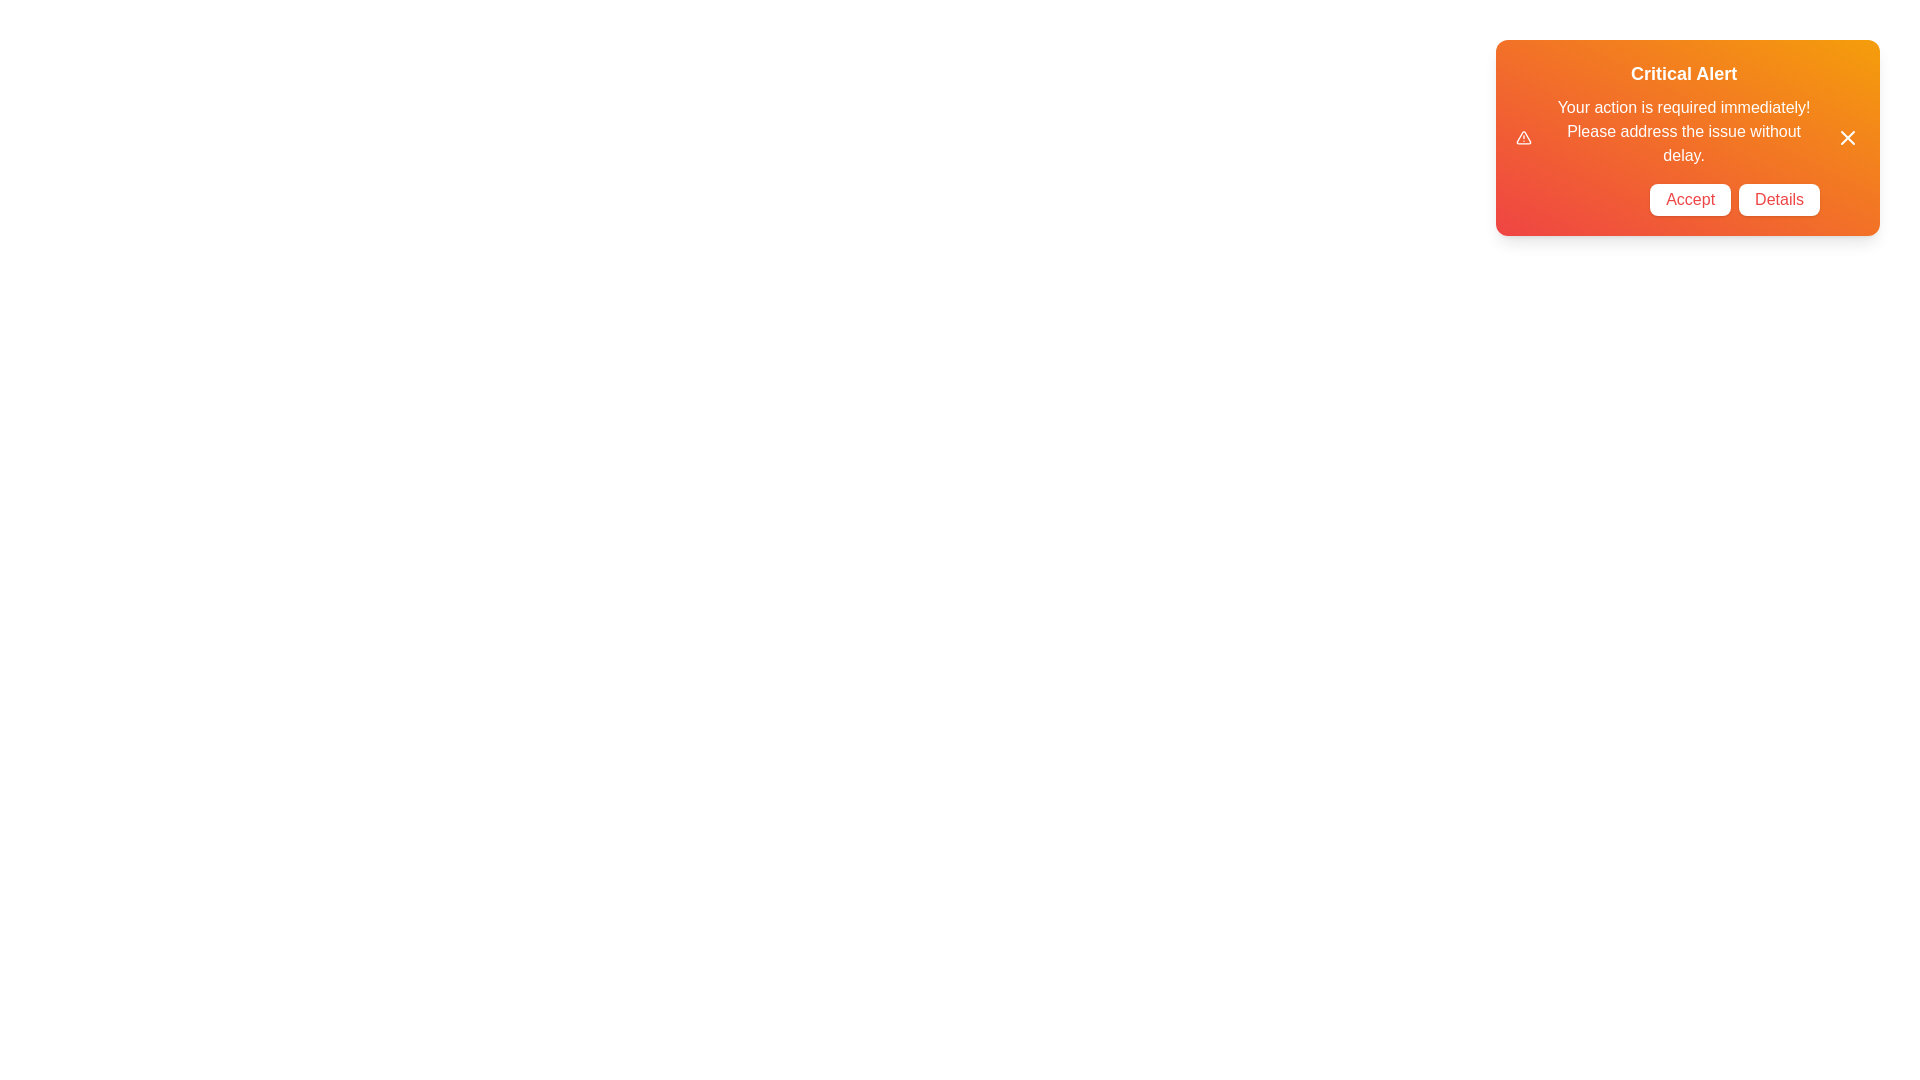 The image size is (1920, 1080). What do you see at coordinates (1689, 200) in the screenshot?
I see `the 'Accept' button to acknowledge the alert` at bounding box center [1689, 200].